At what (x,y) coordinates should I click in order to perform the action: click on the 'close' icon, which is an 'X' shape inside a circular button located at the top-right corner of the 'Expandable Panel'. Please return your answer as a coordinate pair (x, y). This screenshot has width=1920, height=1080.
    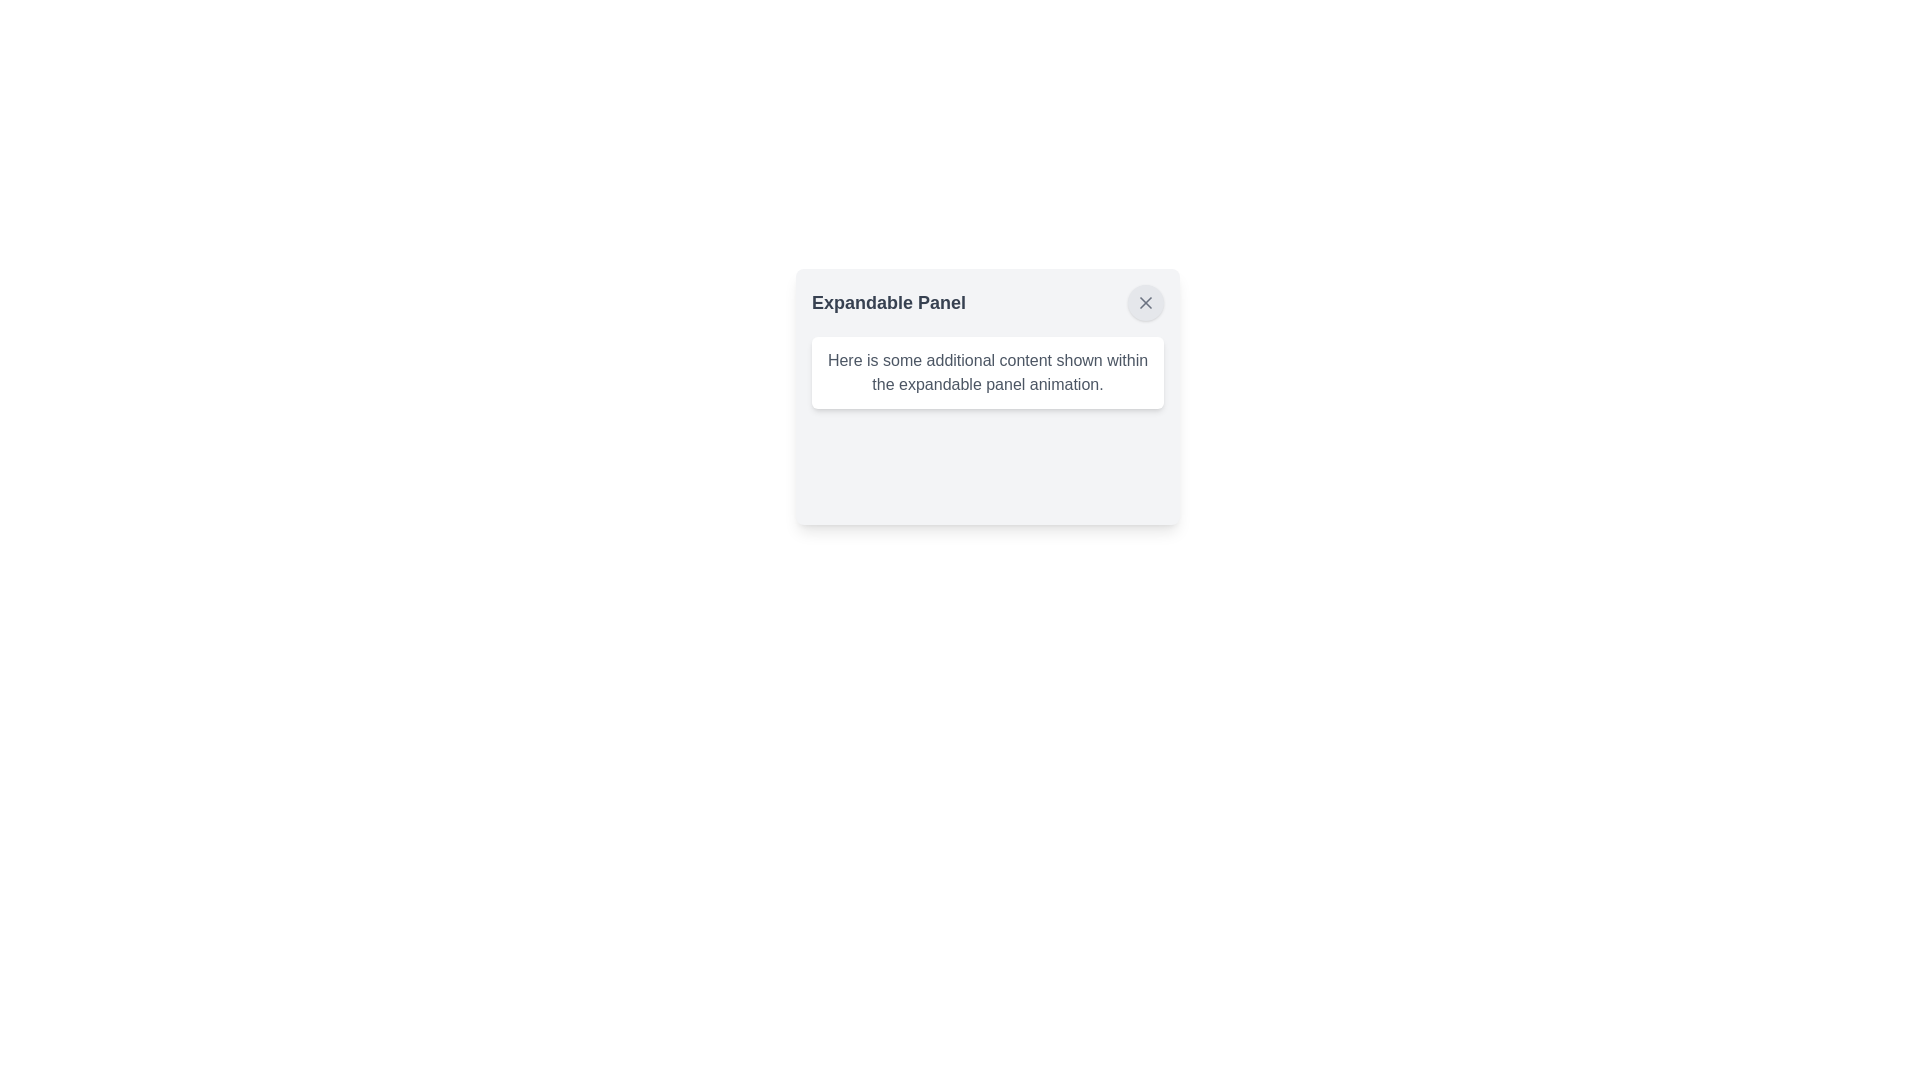
    Looking at the image, I should click on (1146, 303).